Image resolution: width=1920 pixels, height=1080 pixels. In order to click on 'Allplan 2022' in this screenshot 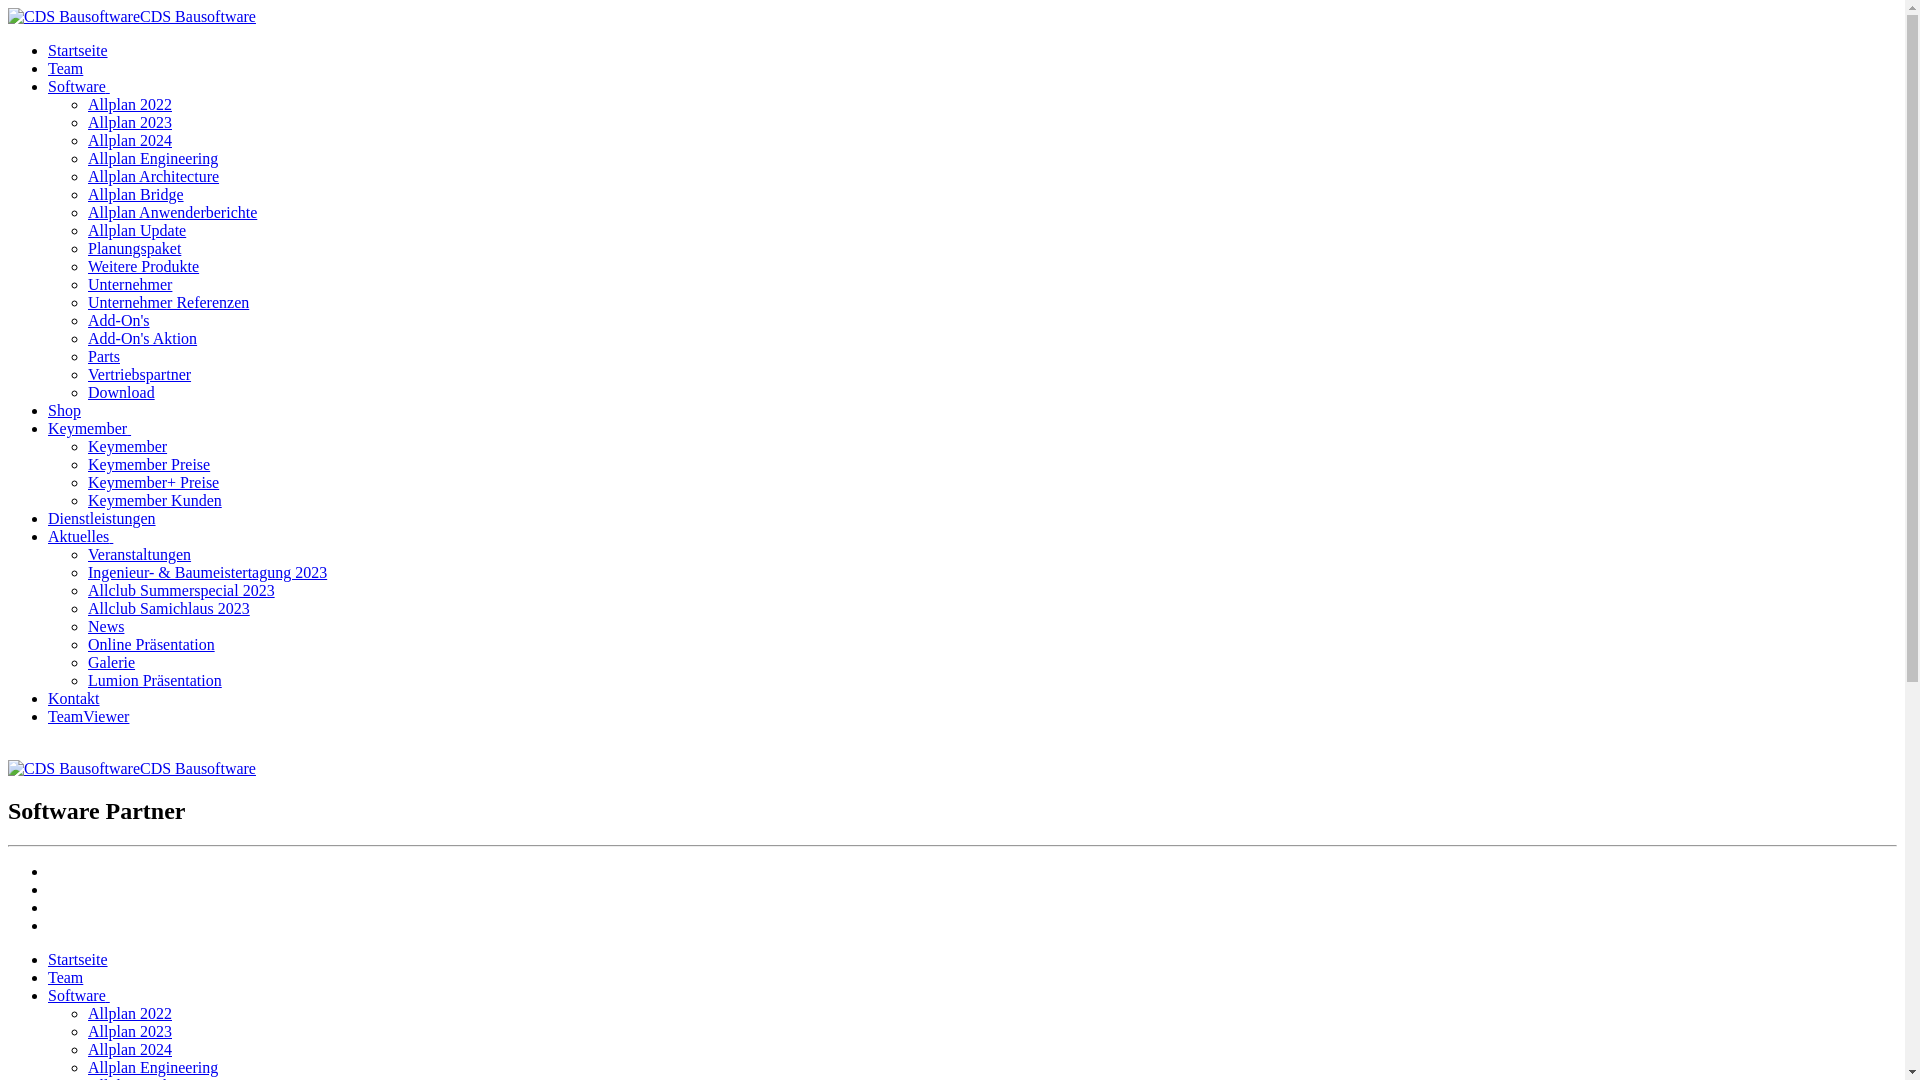, I will do `click(128, 104)`.